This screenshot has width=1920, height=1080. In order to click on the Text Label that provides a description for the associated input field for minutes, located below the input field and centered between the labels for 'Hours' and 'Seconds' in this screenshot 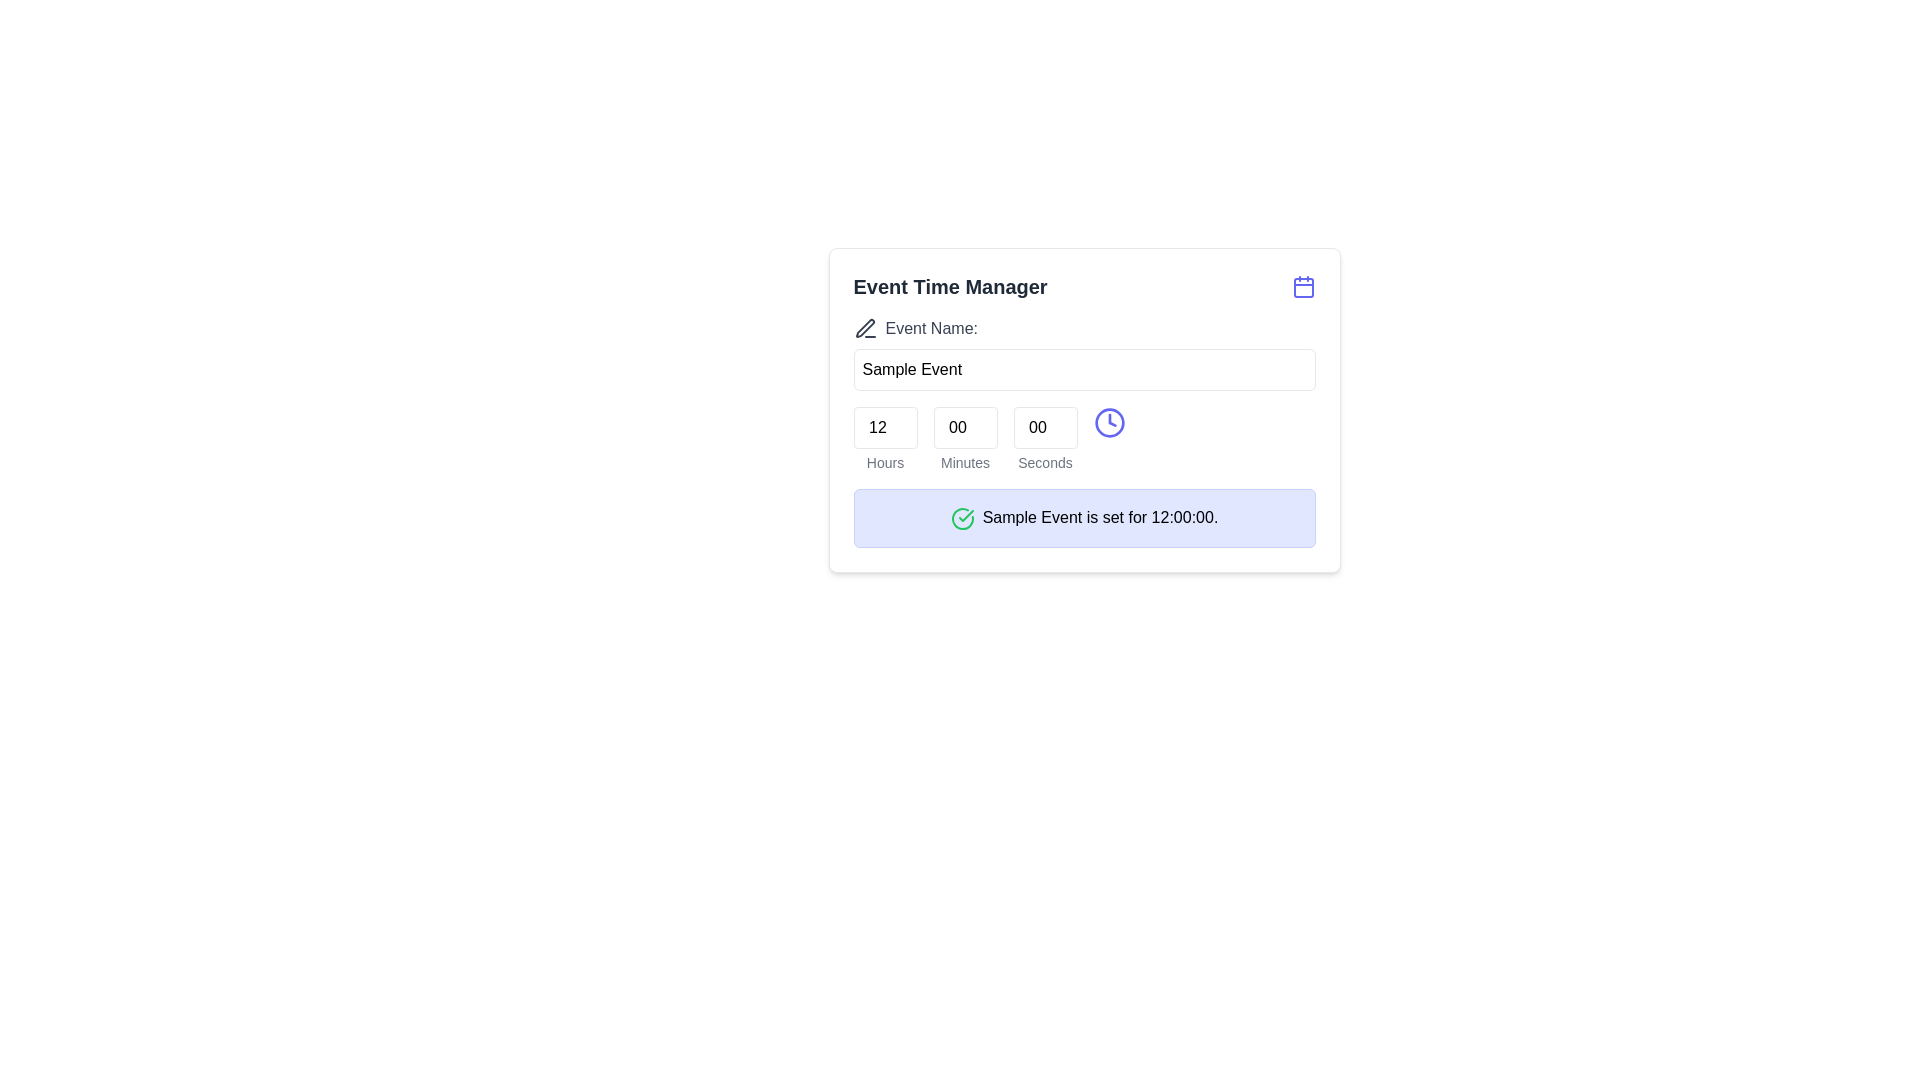, I will do `click(965, 462)`.